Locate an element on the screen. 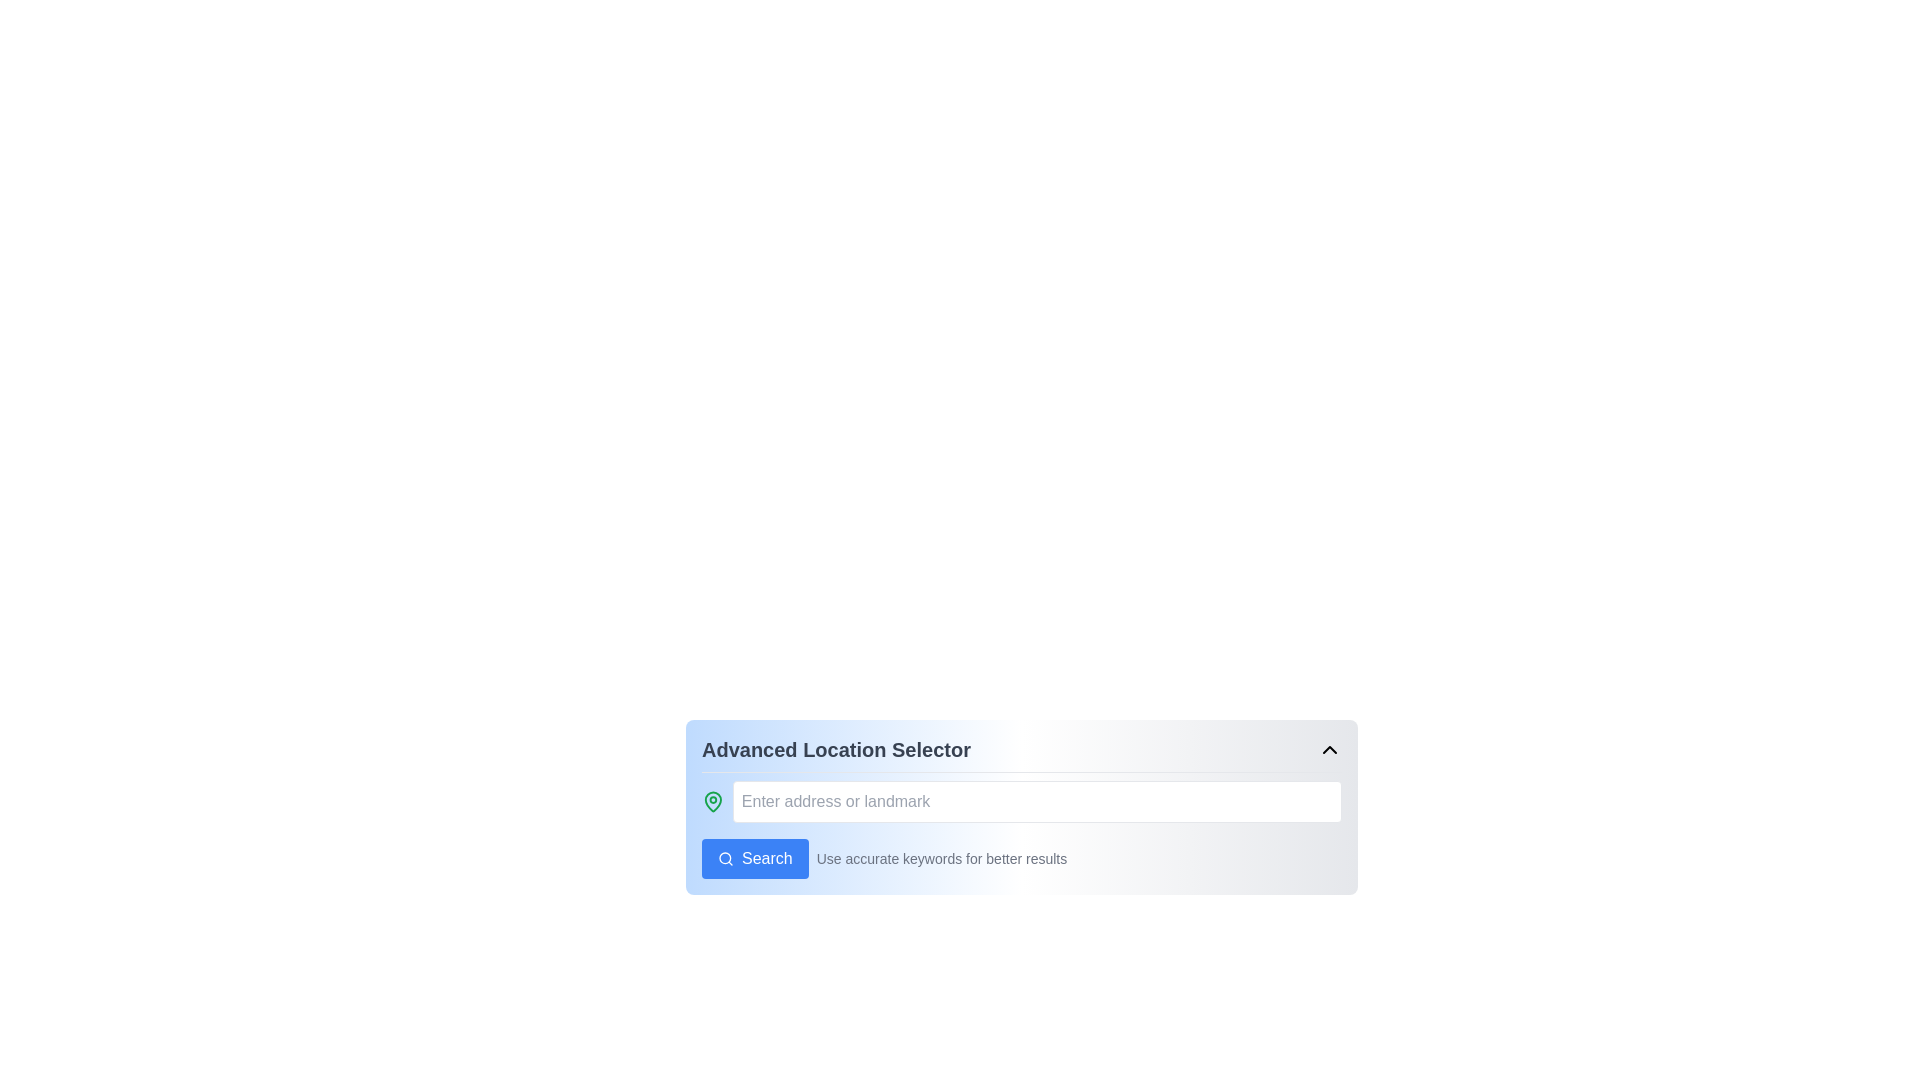 This screenshot has width=1920, height=1080. the icon button located on the right-hand edge of the 'Advanced Location Selector' is located at coordinates (1329, 749).